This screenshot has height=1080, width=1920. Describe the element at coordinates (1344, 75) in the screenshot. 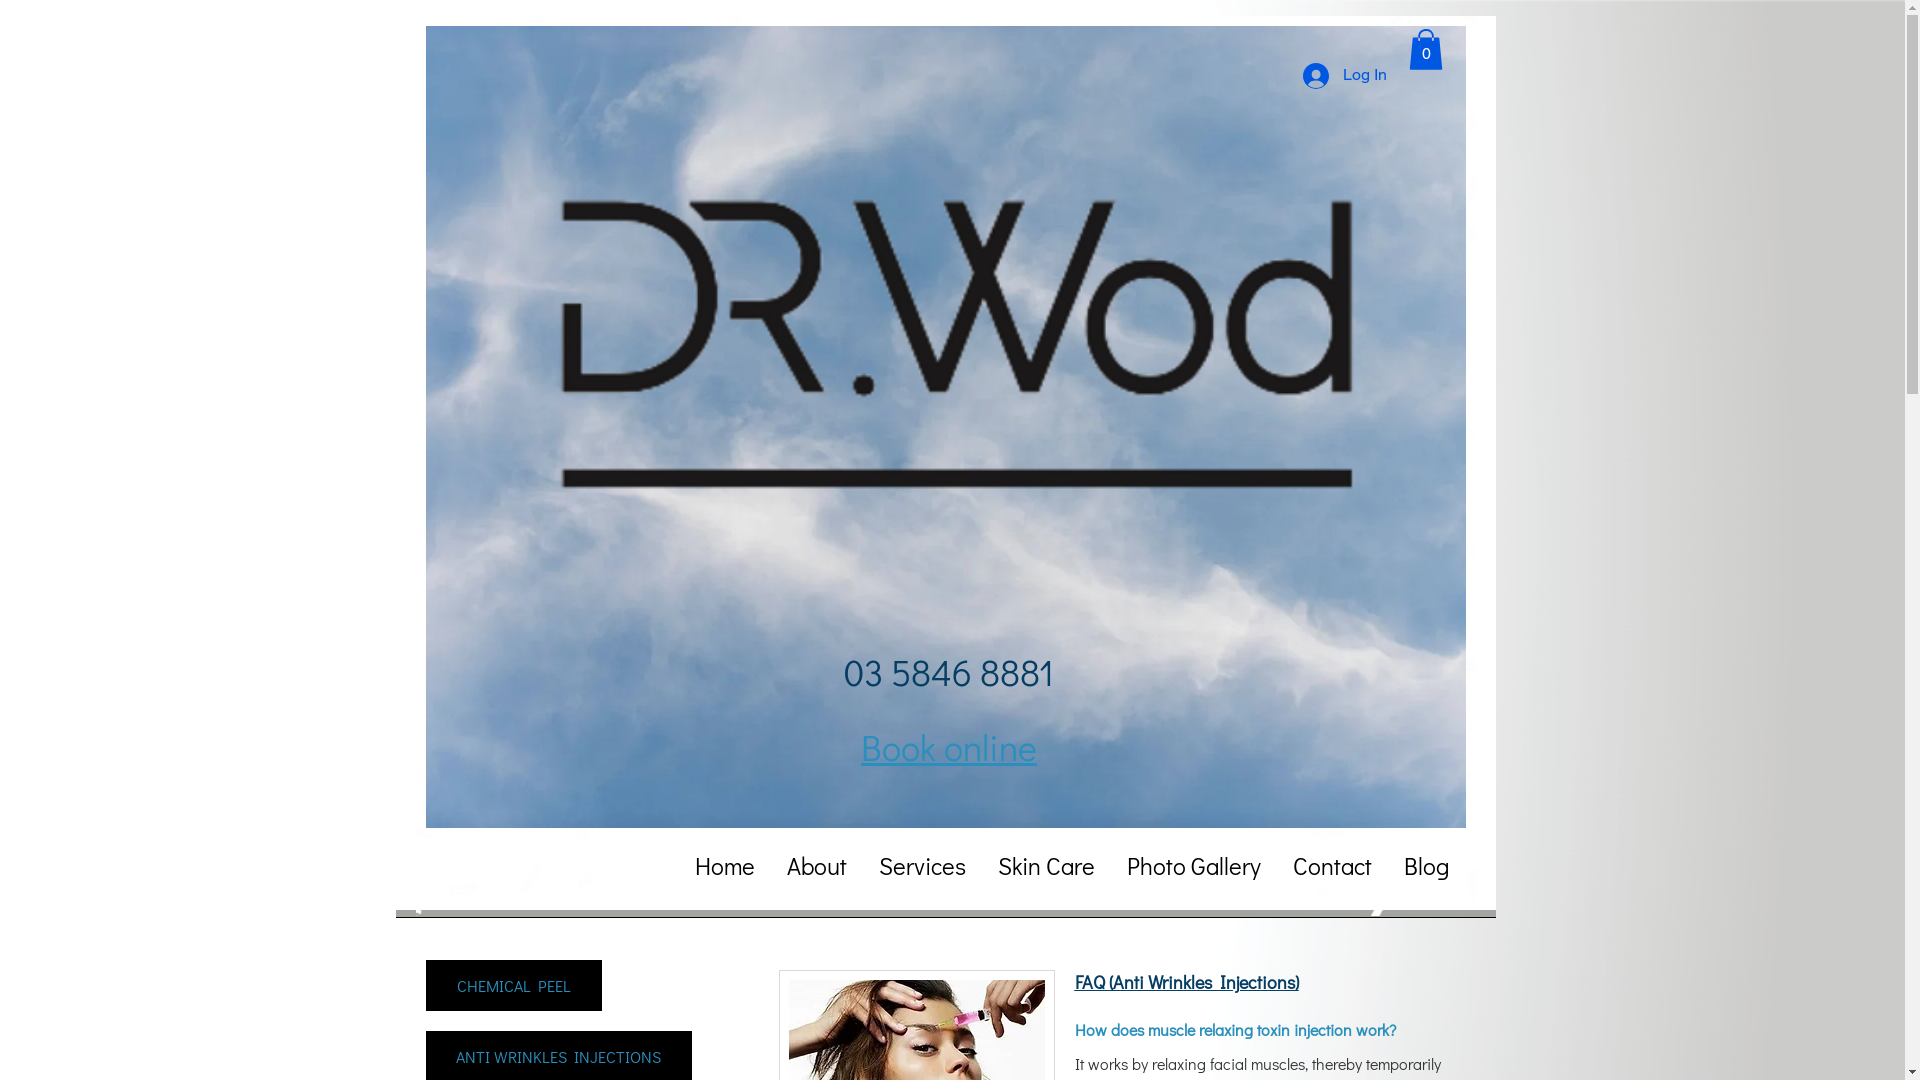

I see `'Log In'` at that location.